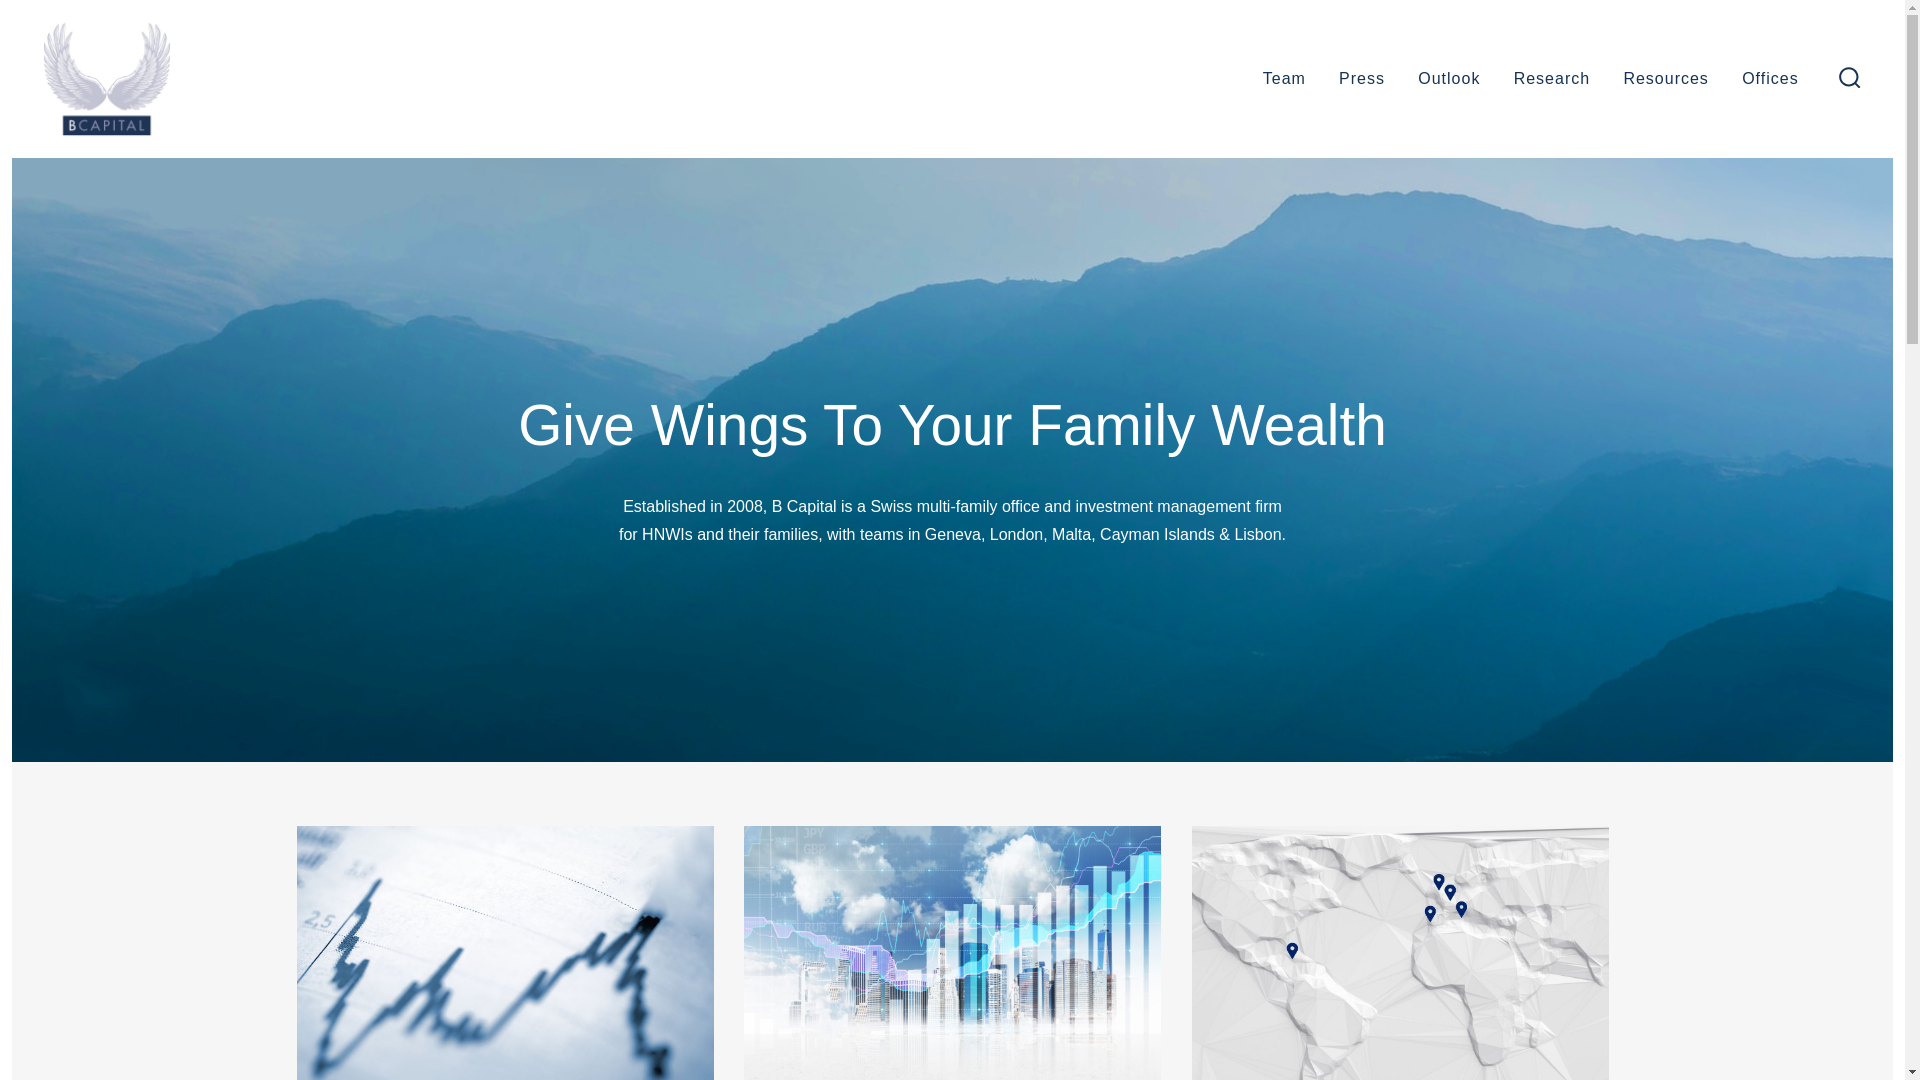 The image size is (1920, 1080). Describe the element at coordinates (1416, 78) in the screenshot. I see `'Outlook'` at that location.